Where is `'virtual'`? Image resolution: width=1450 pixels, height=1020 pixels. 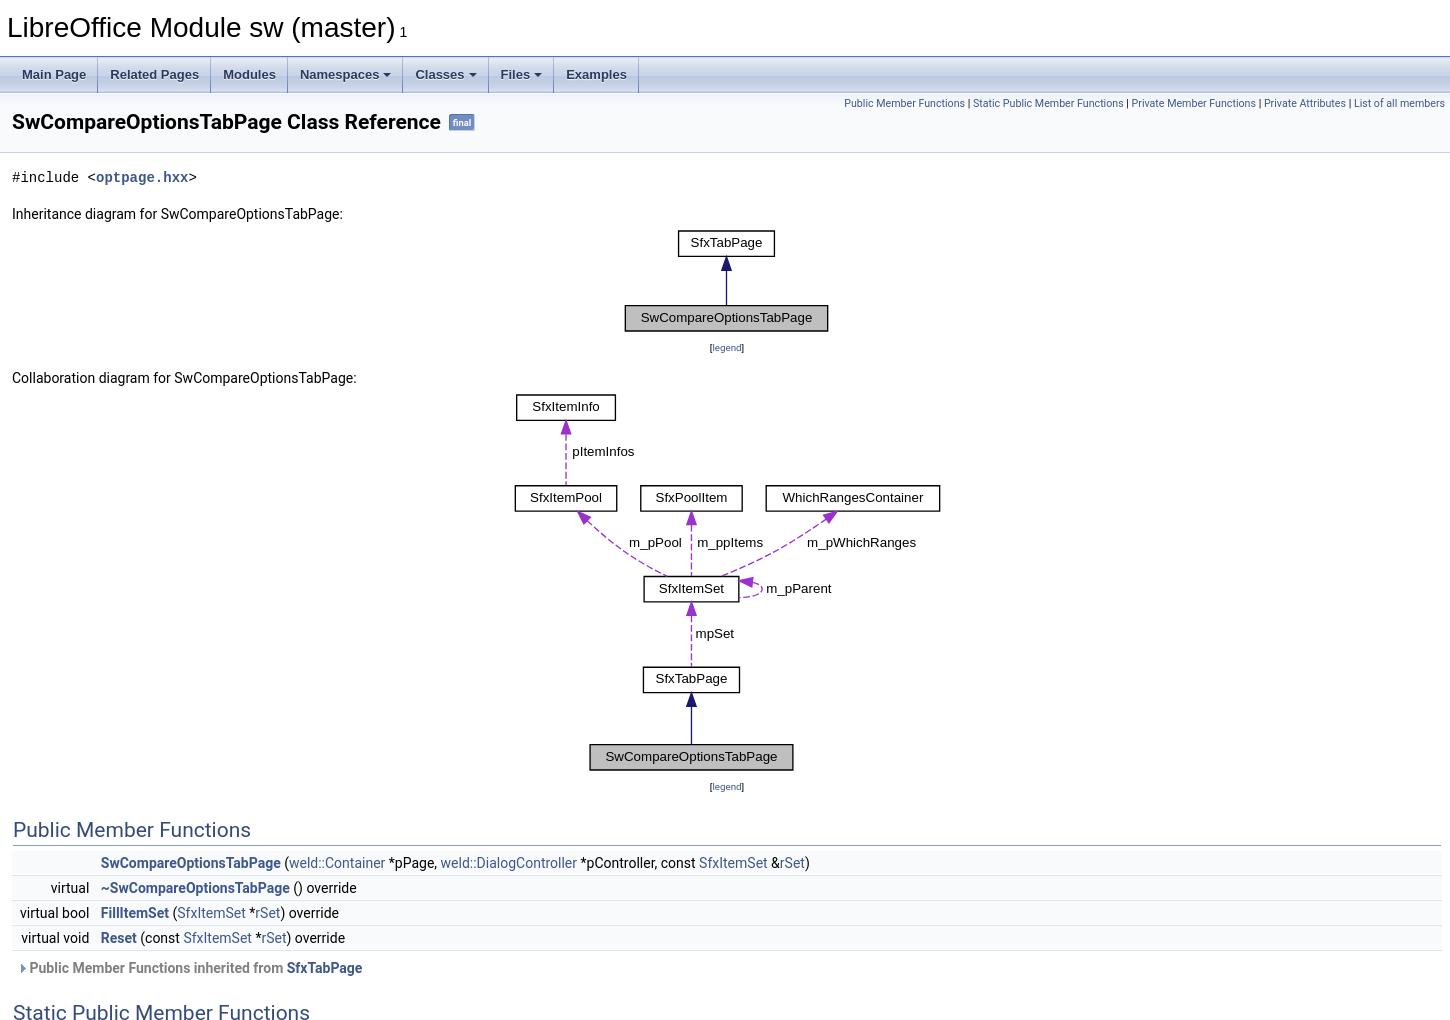 'virtual' is located at coordinates (71, 887).